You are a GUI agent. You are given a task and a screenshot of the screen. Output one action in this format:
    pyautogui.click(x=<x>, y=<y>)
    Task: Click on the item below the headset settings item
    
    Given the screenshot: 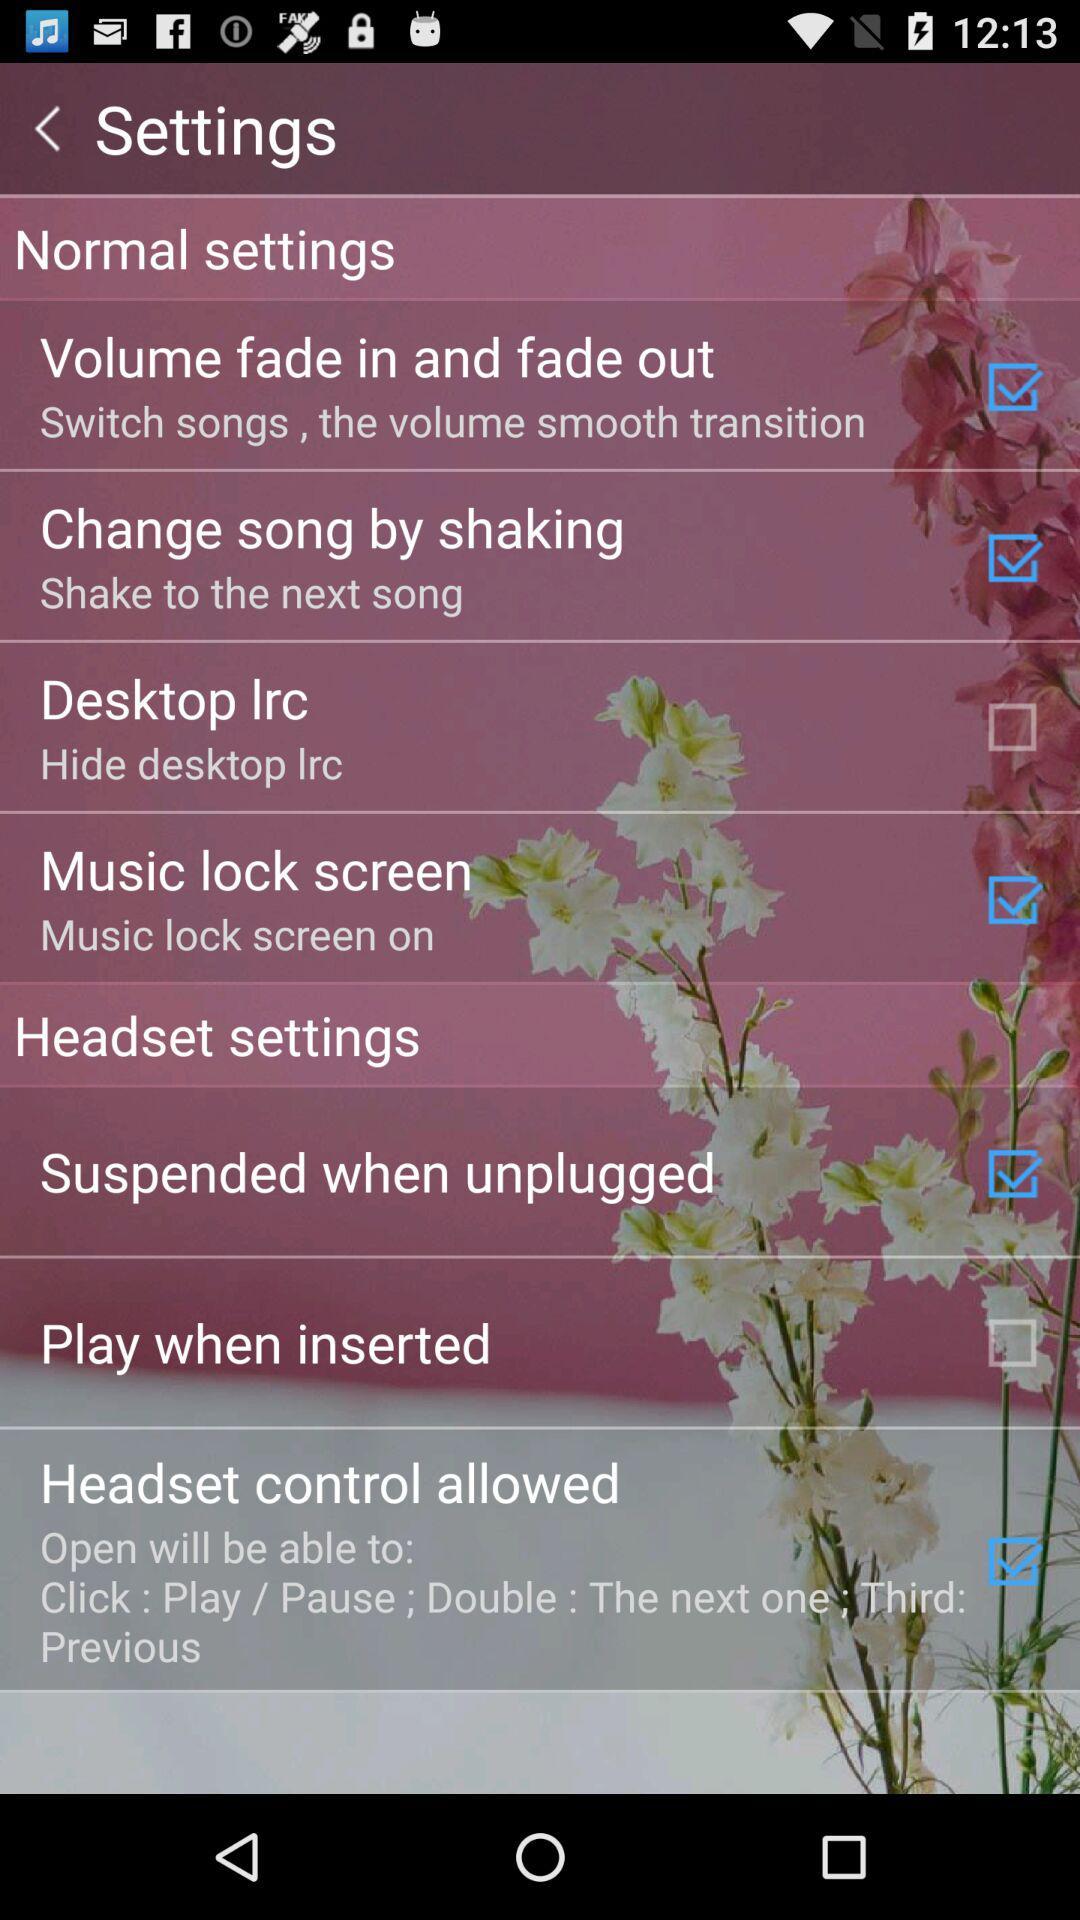 What is the action you would take?
    pyautogui.click(x=378, y=1171)
    